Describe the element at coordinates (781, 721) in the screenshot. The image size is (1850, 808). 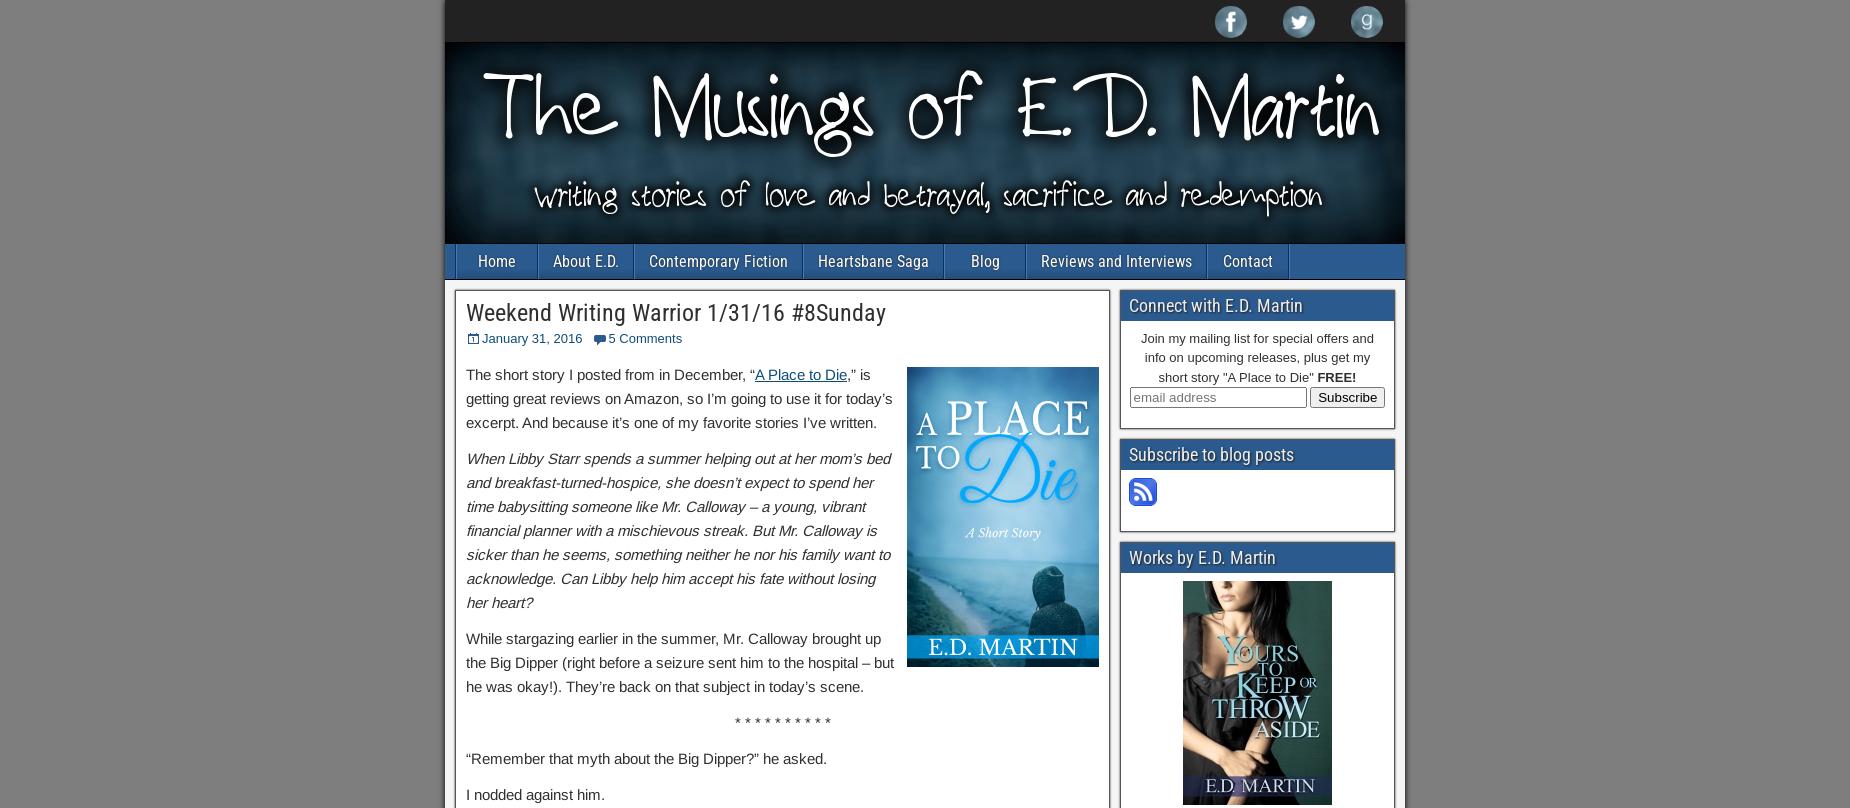
I see `'* * * * * * * * * *'` at that location.